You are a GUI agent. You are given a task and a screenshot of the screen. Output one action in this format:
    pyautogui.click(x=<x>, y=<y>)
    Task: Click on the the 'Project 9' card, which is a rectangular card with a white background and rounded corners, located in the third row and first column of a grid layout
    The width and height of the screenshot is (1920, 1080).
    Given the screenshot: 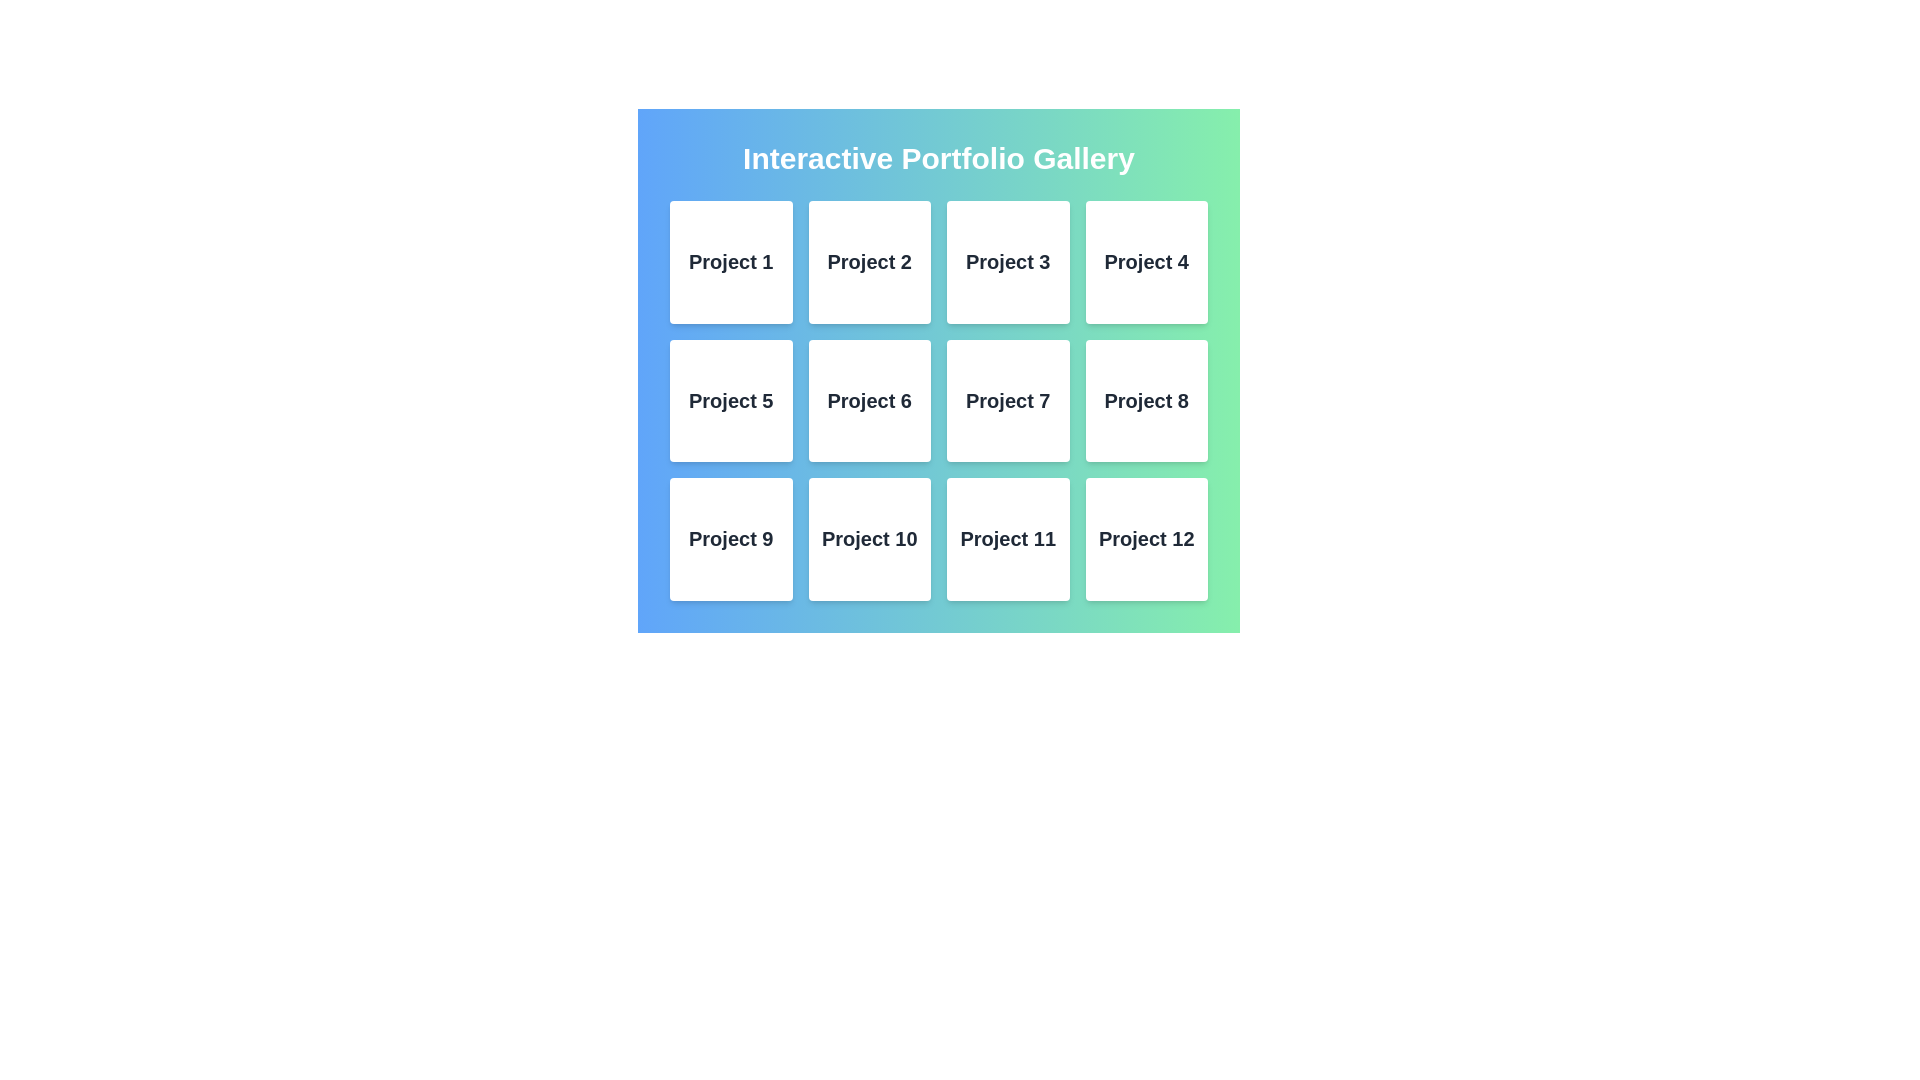 What is the action you would take?
    pyautogui.click(x=730, y=538)
    